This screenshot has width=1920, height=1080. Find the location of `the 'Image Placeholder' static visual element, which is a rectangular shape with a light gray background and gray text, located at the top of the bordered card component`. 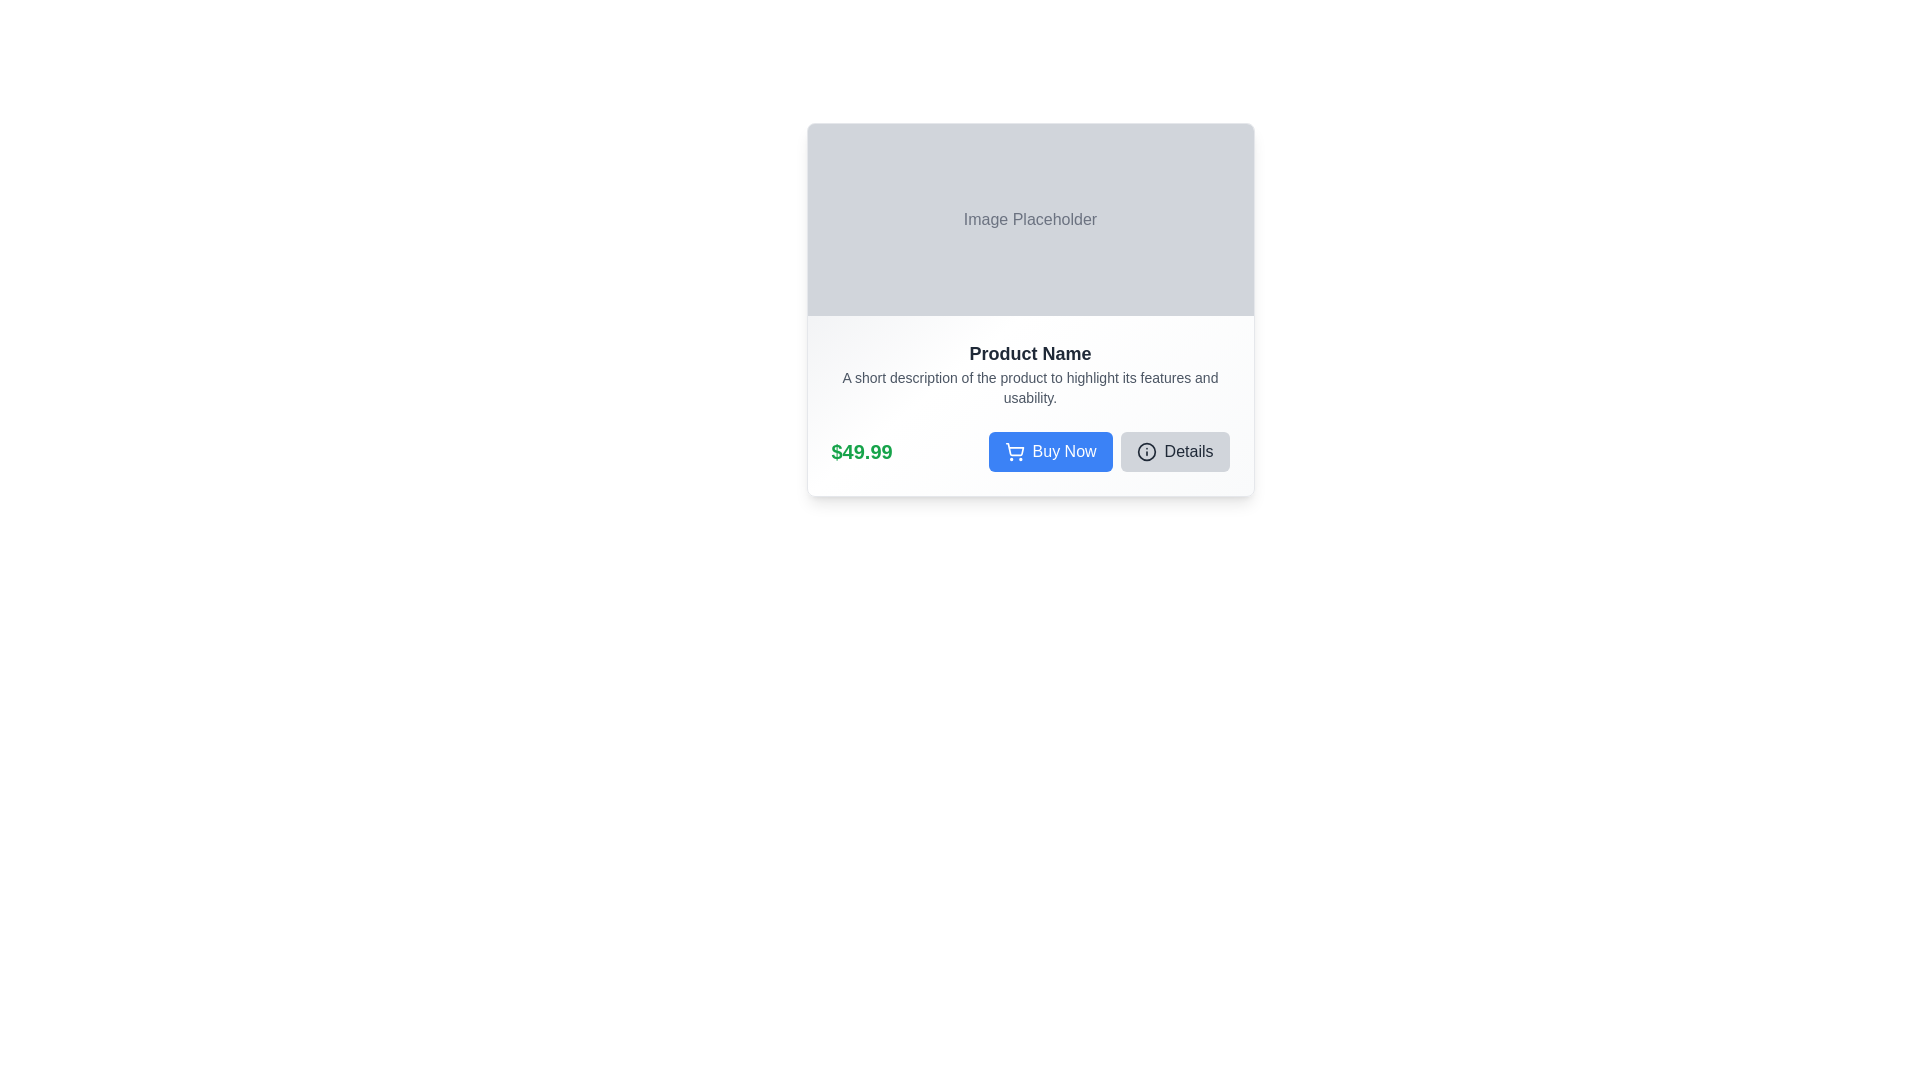

the 'Image Placeholder' static visual element, which is a rectangular shape with a light gray background and gray text, located at the top of the bordered card component is located at coordinates (1030, 219).